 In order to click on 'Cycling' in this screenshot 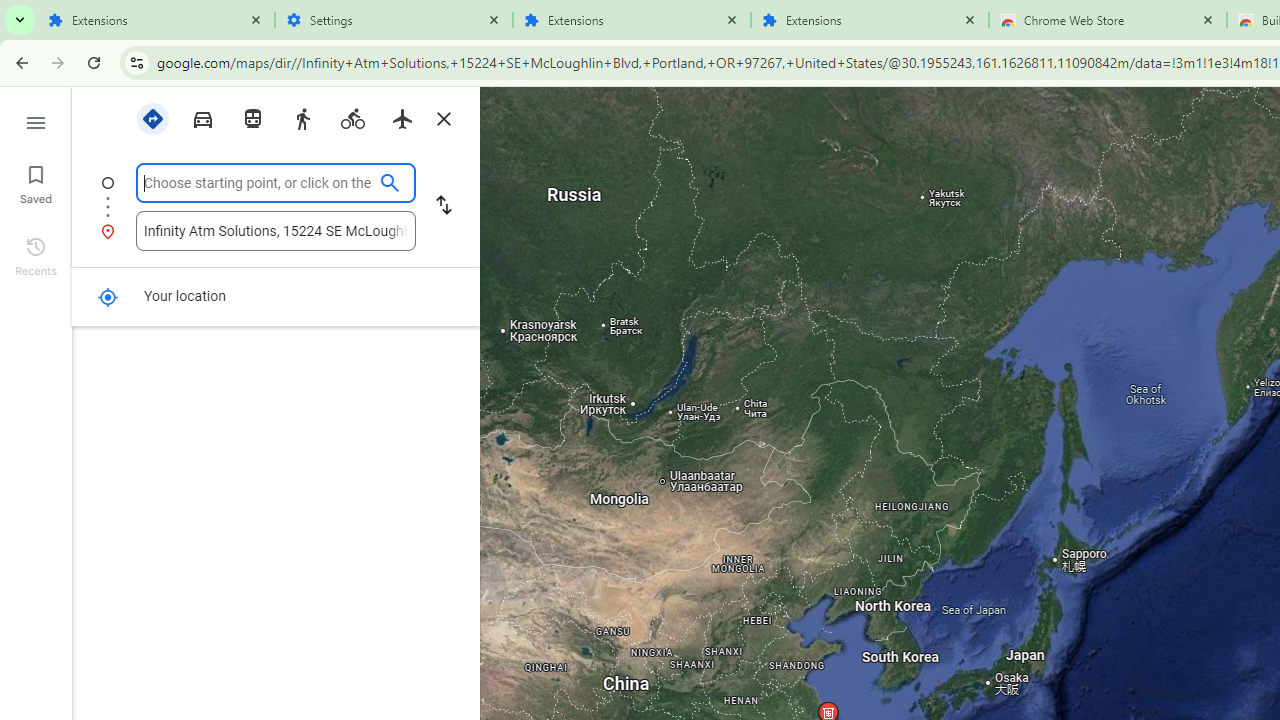, I will do `click(352, 119)`.